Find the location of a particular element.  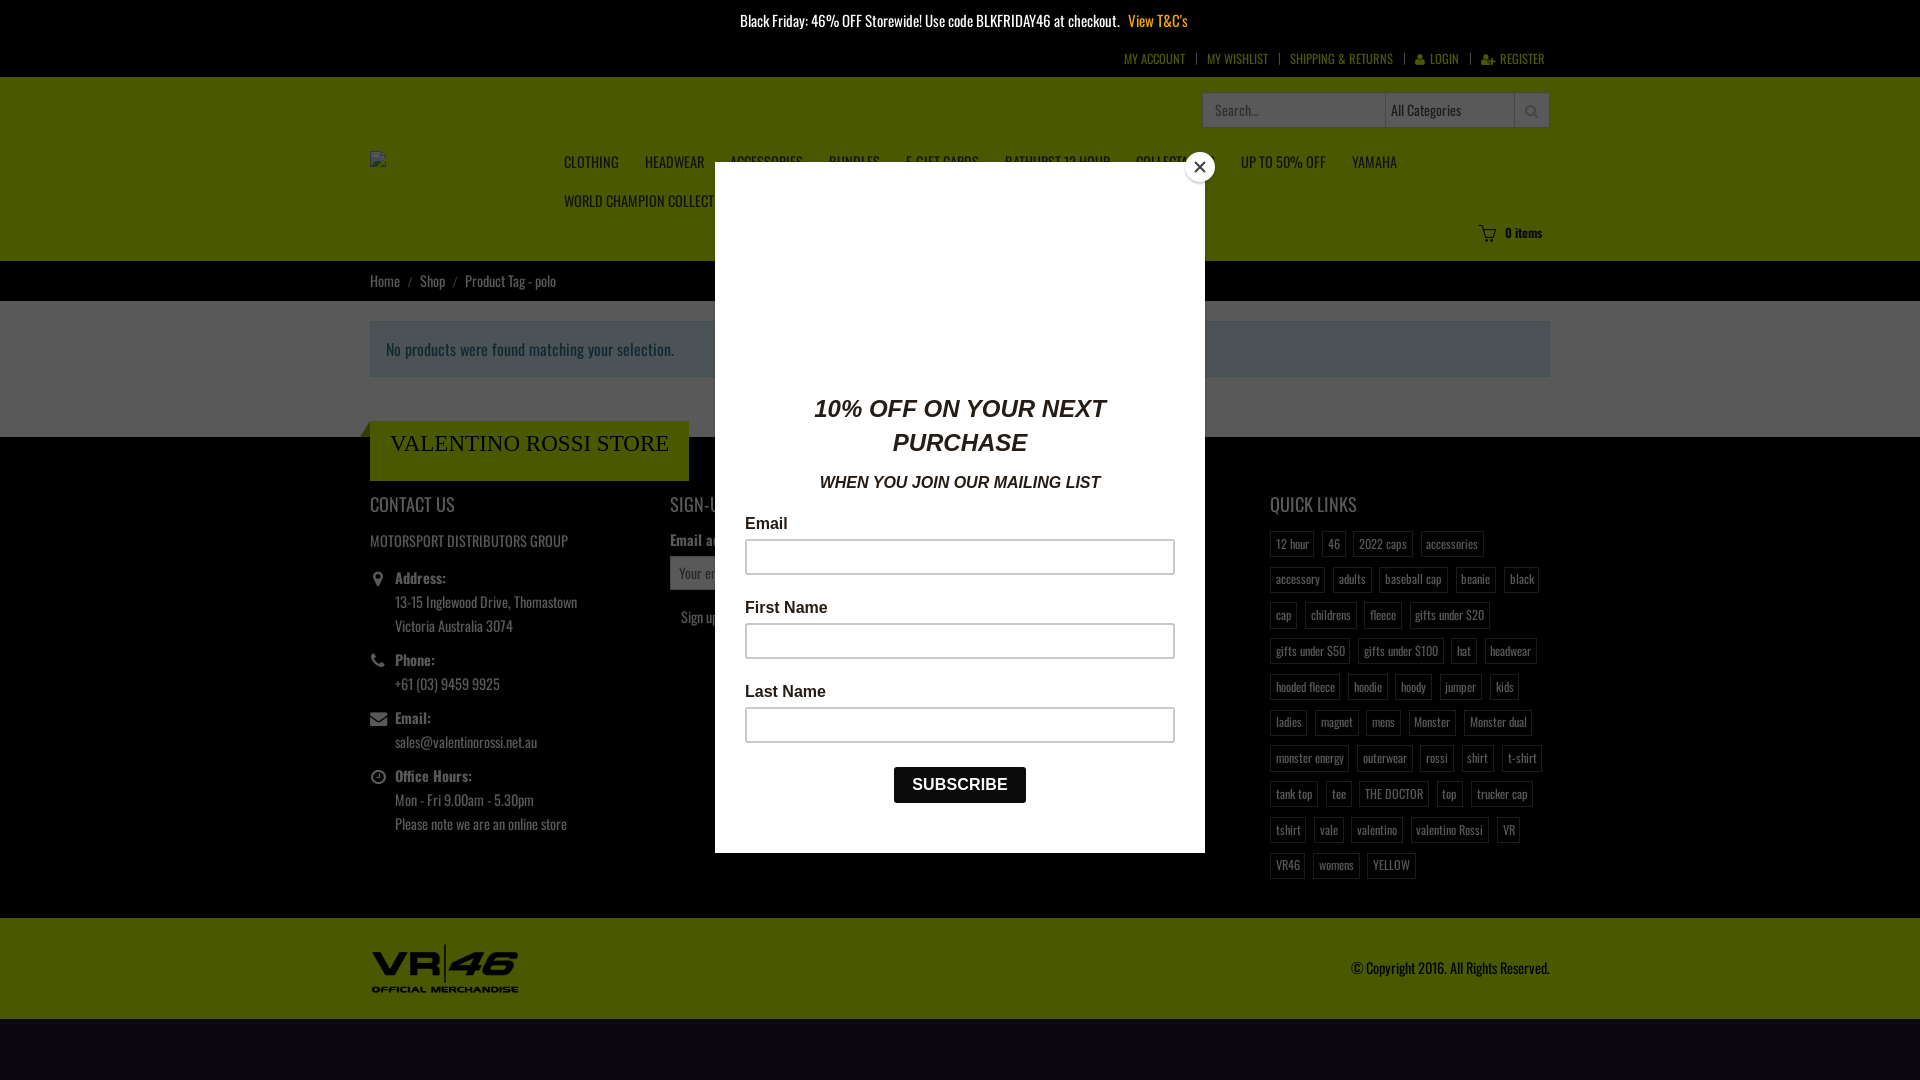

'MY ACCOUNT' is located at coordinates (1154, 57).